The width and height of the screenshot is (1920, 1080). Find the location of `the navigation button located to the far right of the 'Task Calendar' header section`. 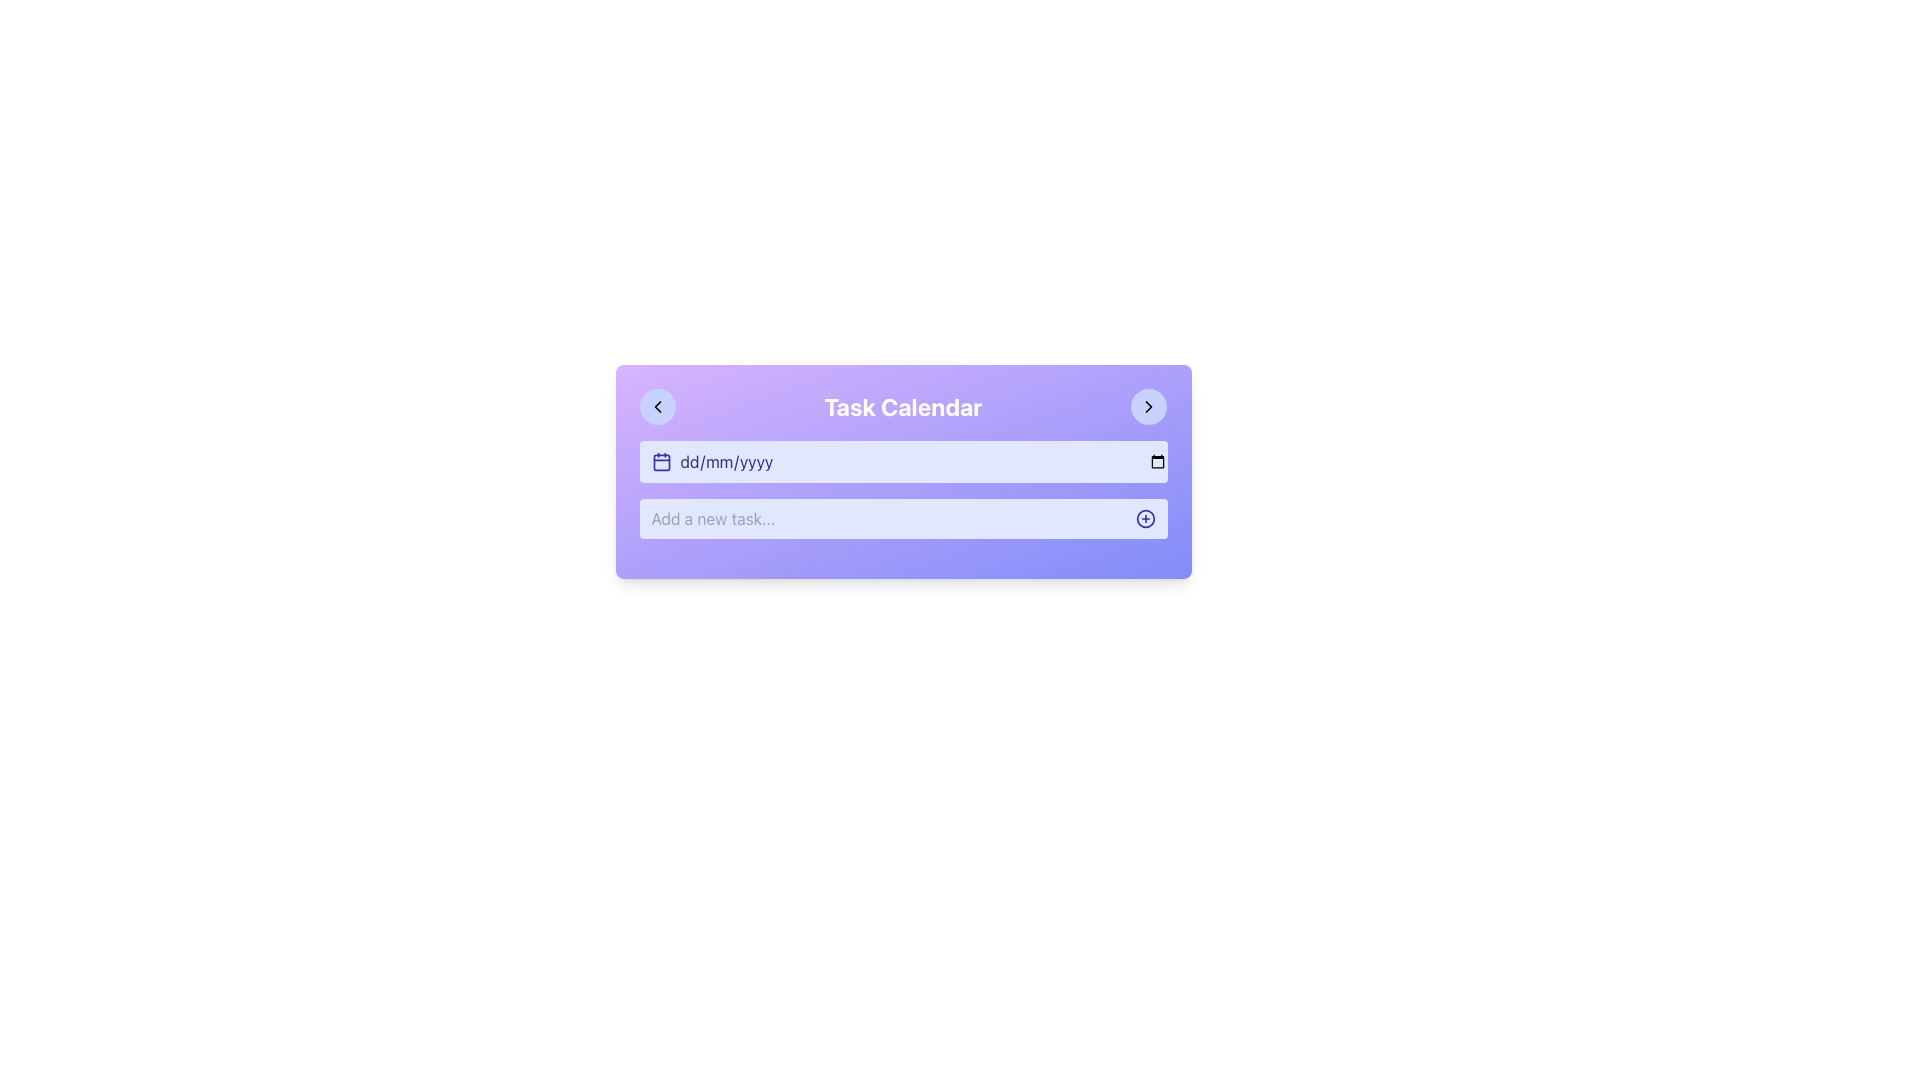

the navigation button located to the far right of the 'Task Calendar' header section is located at coordinates (1149, 406).